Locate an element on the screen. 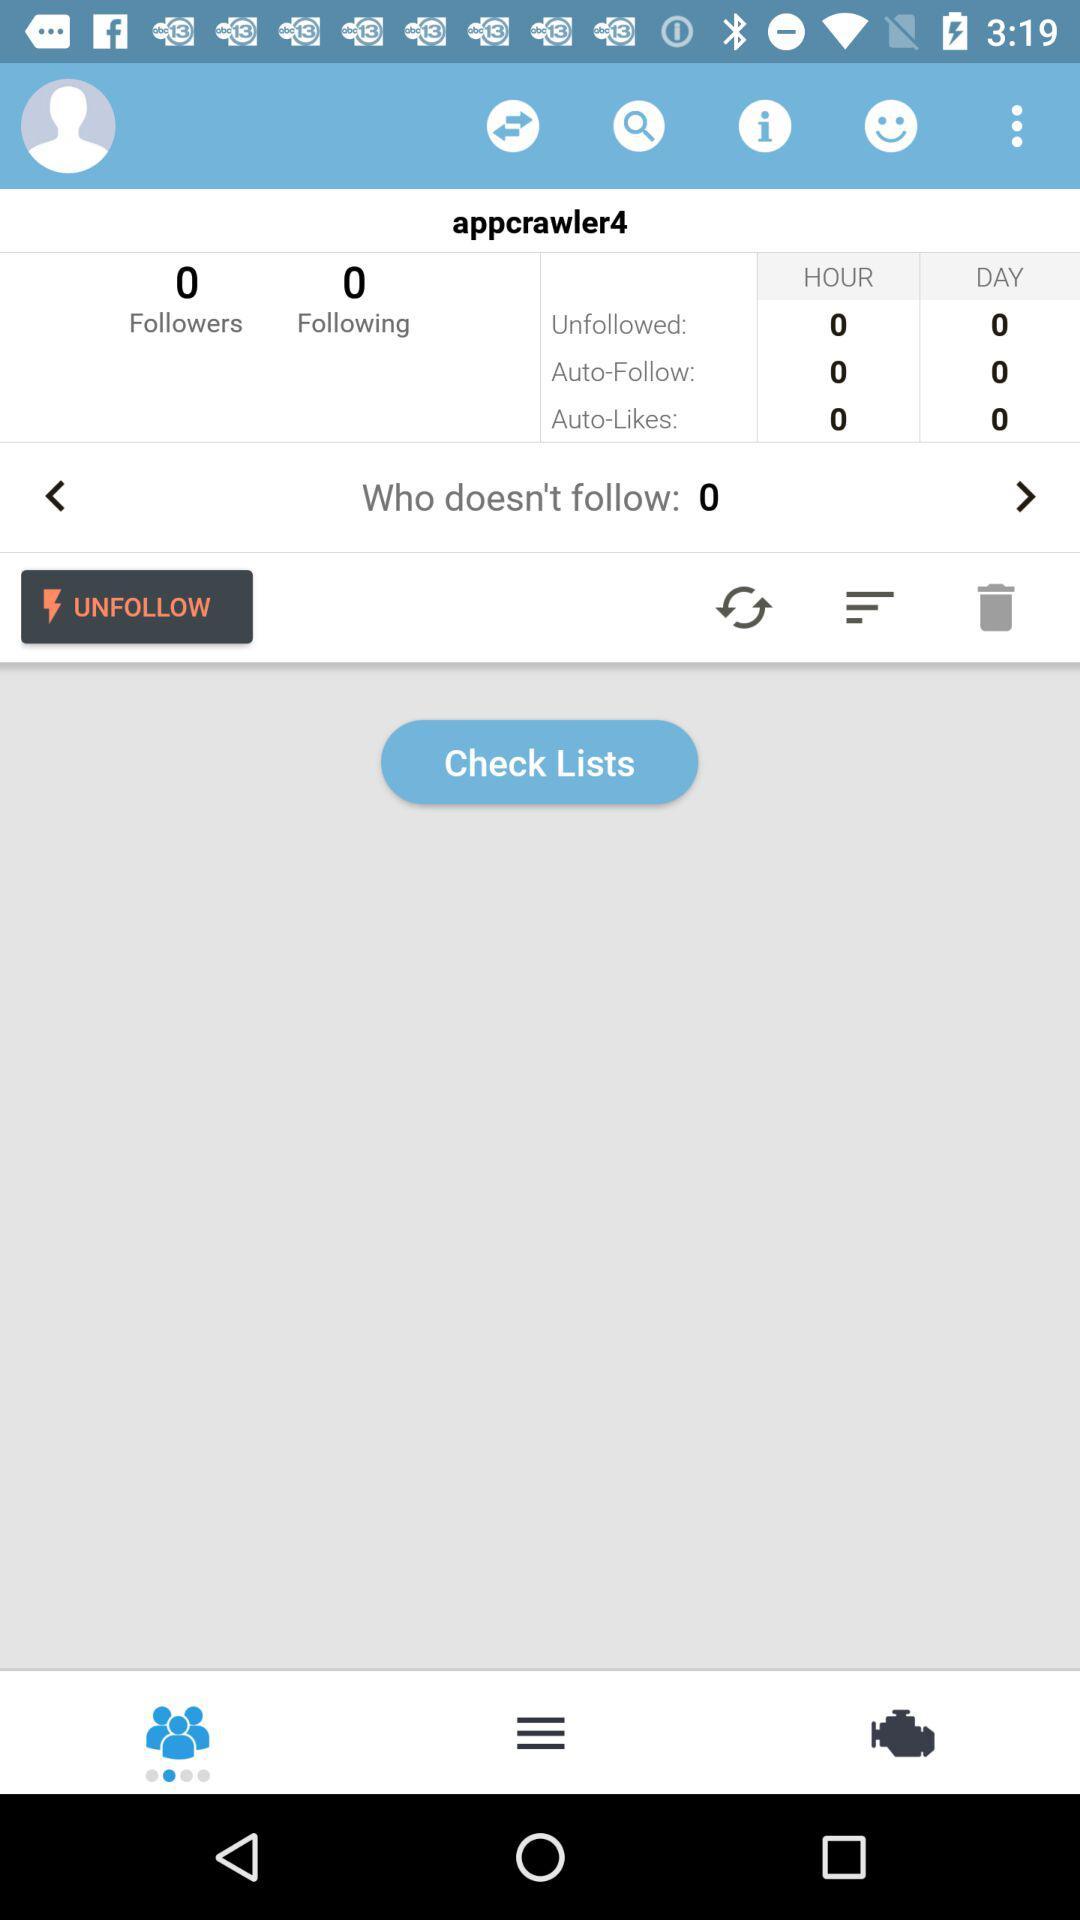 The height and width of the screenshot is (1920, 1080). go back is located at coordinates (54, 496).